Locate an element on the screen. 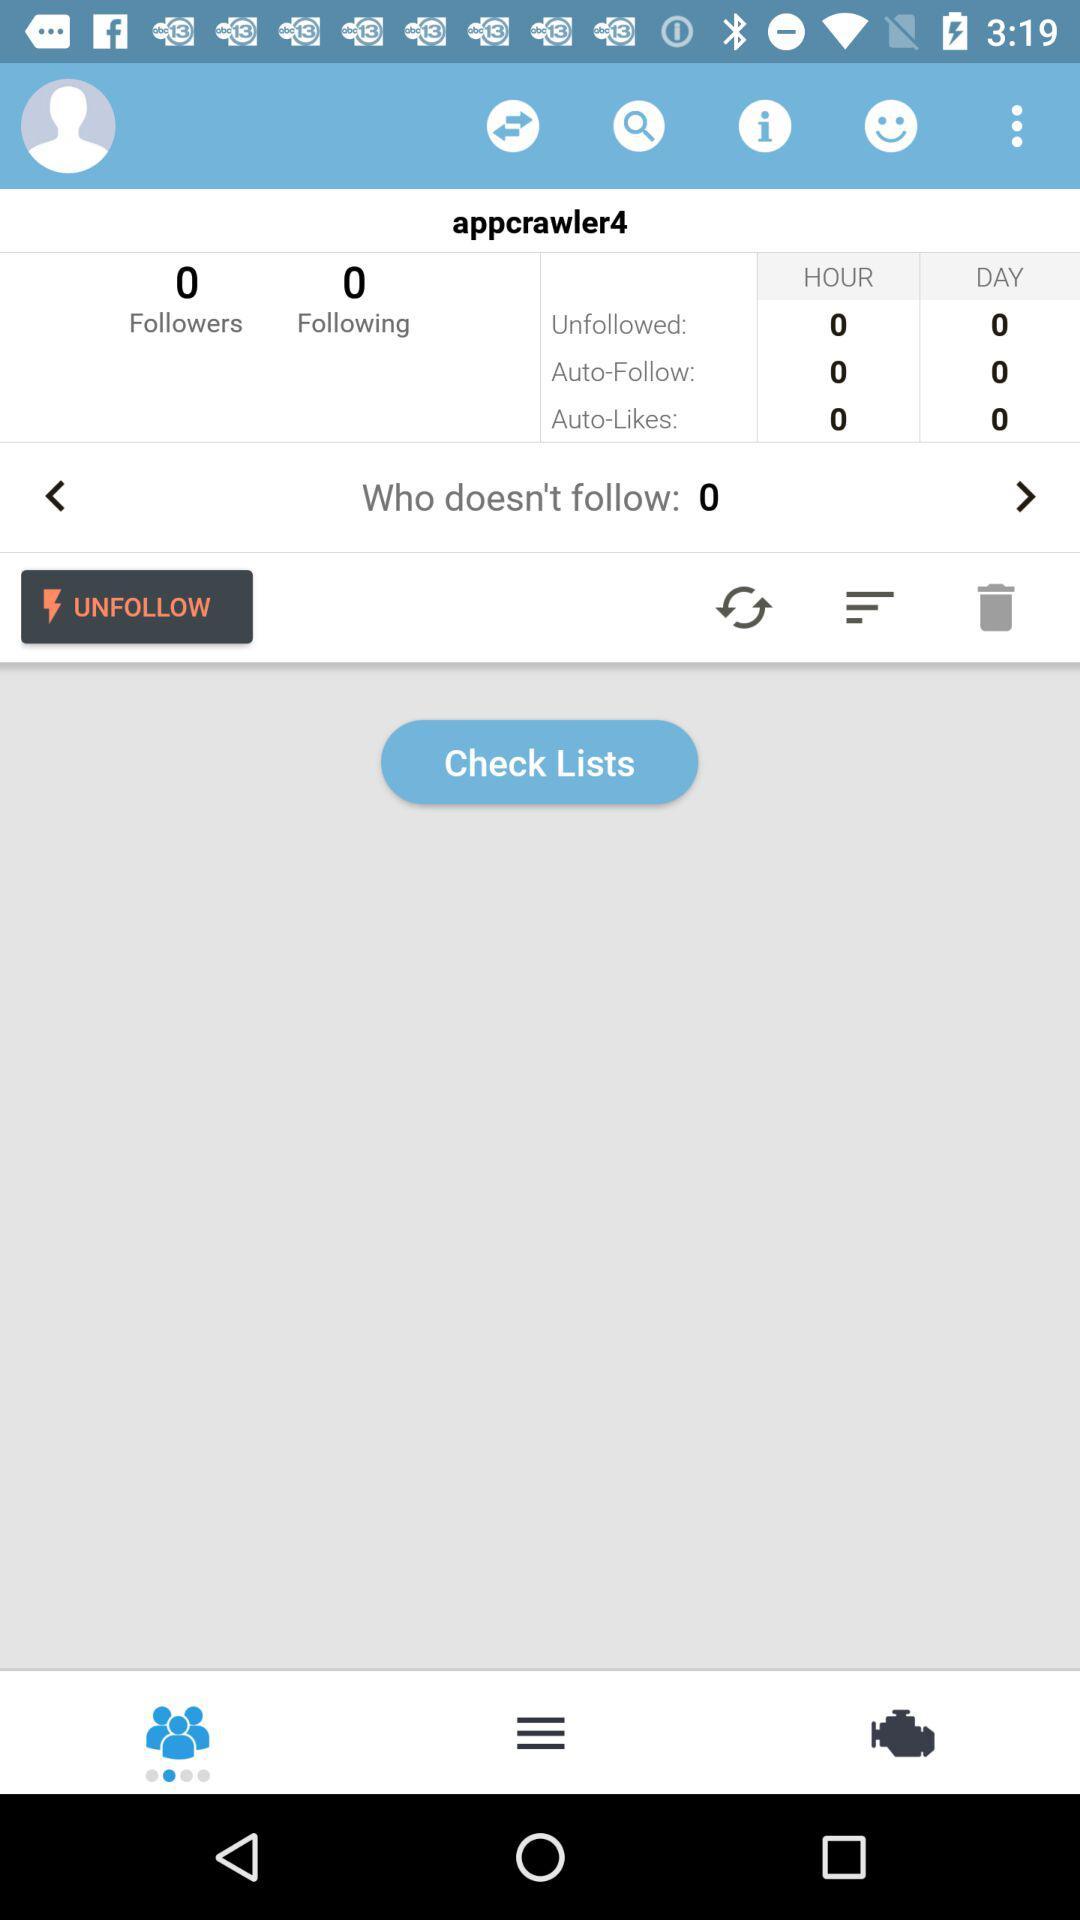 The height and width of the screenshot is (1920, 1080). go back is located at coordinates (54, 496).